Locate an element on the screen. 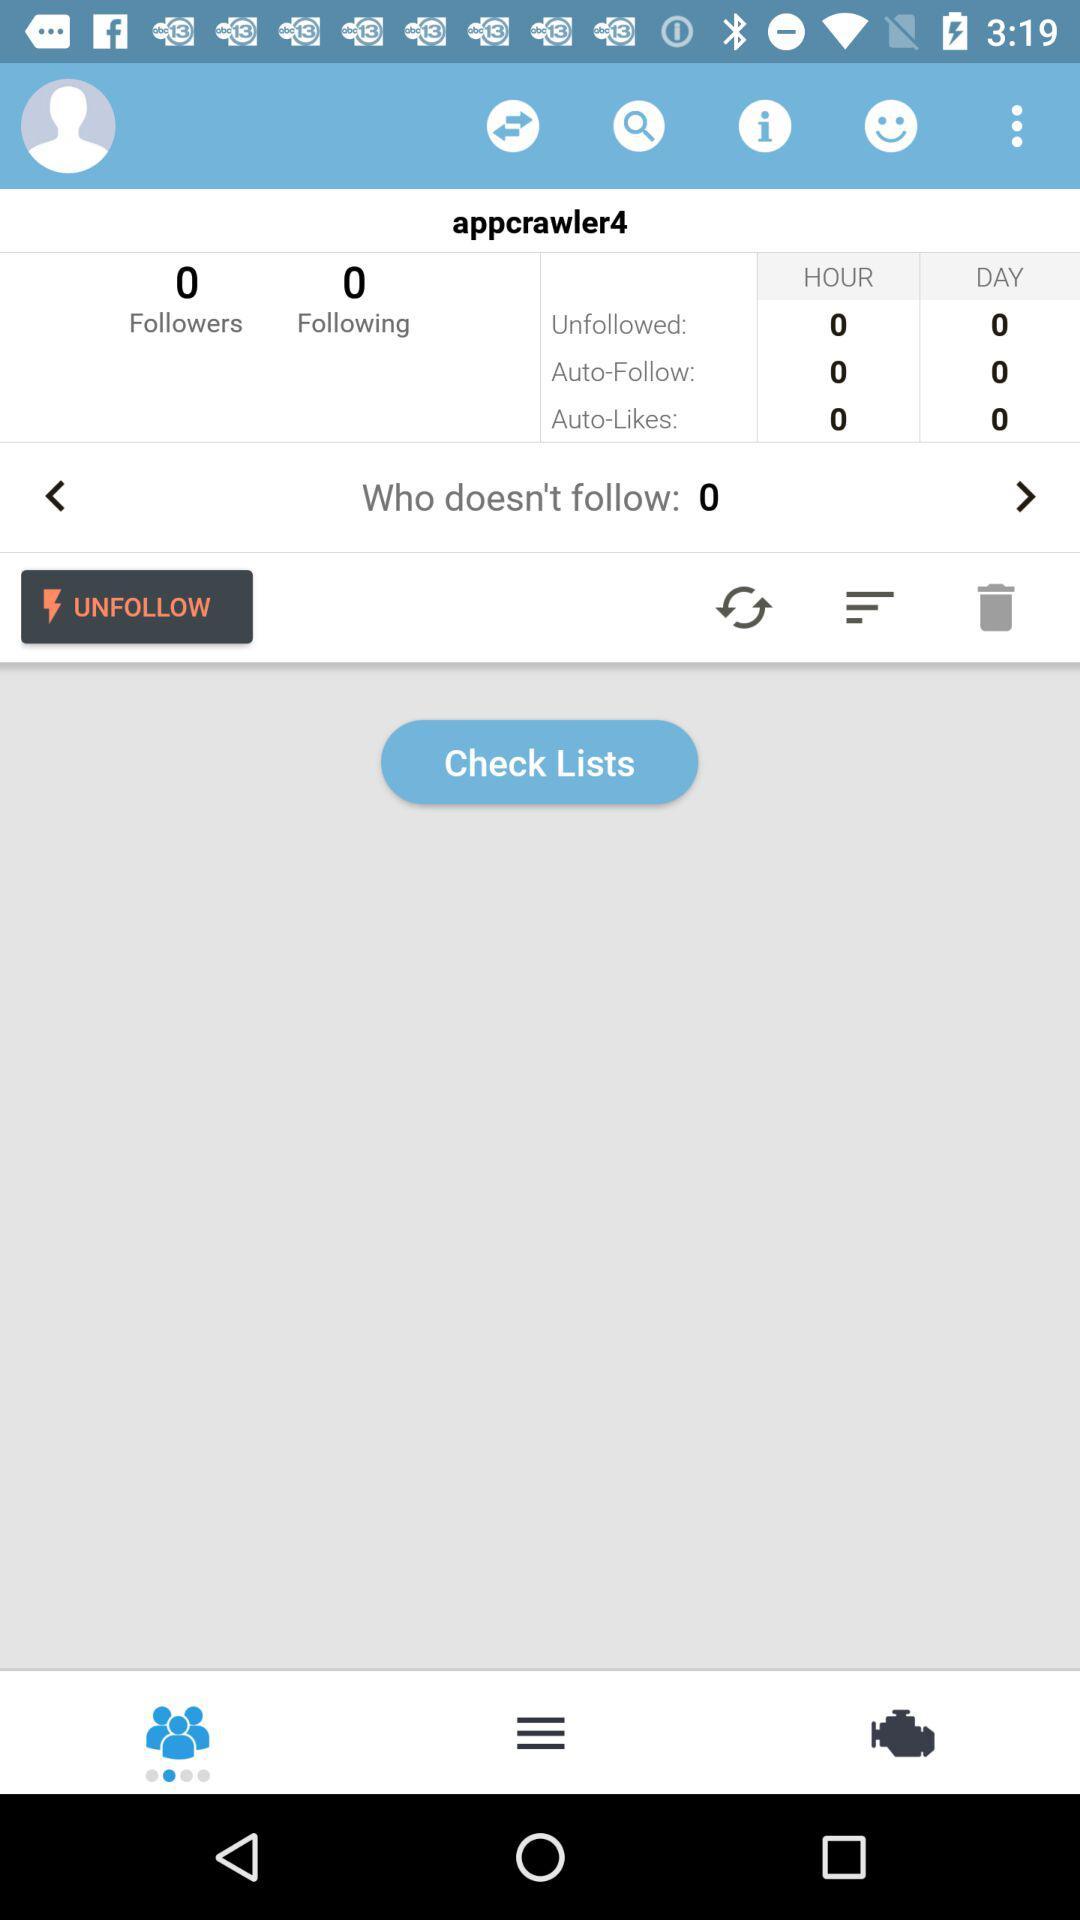 The height and width of the screenshot is (1920, 1080). go back is located at coordinates (54, 496).